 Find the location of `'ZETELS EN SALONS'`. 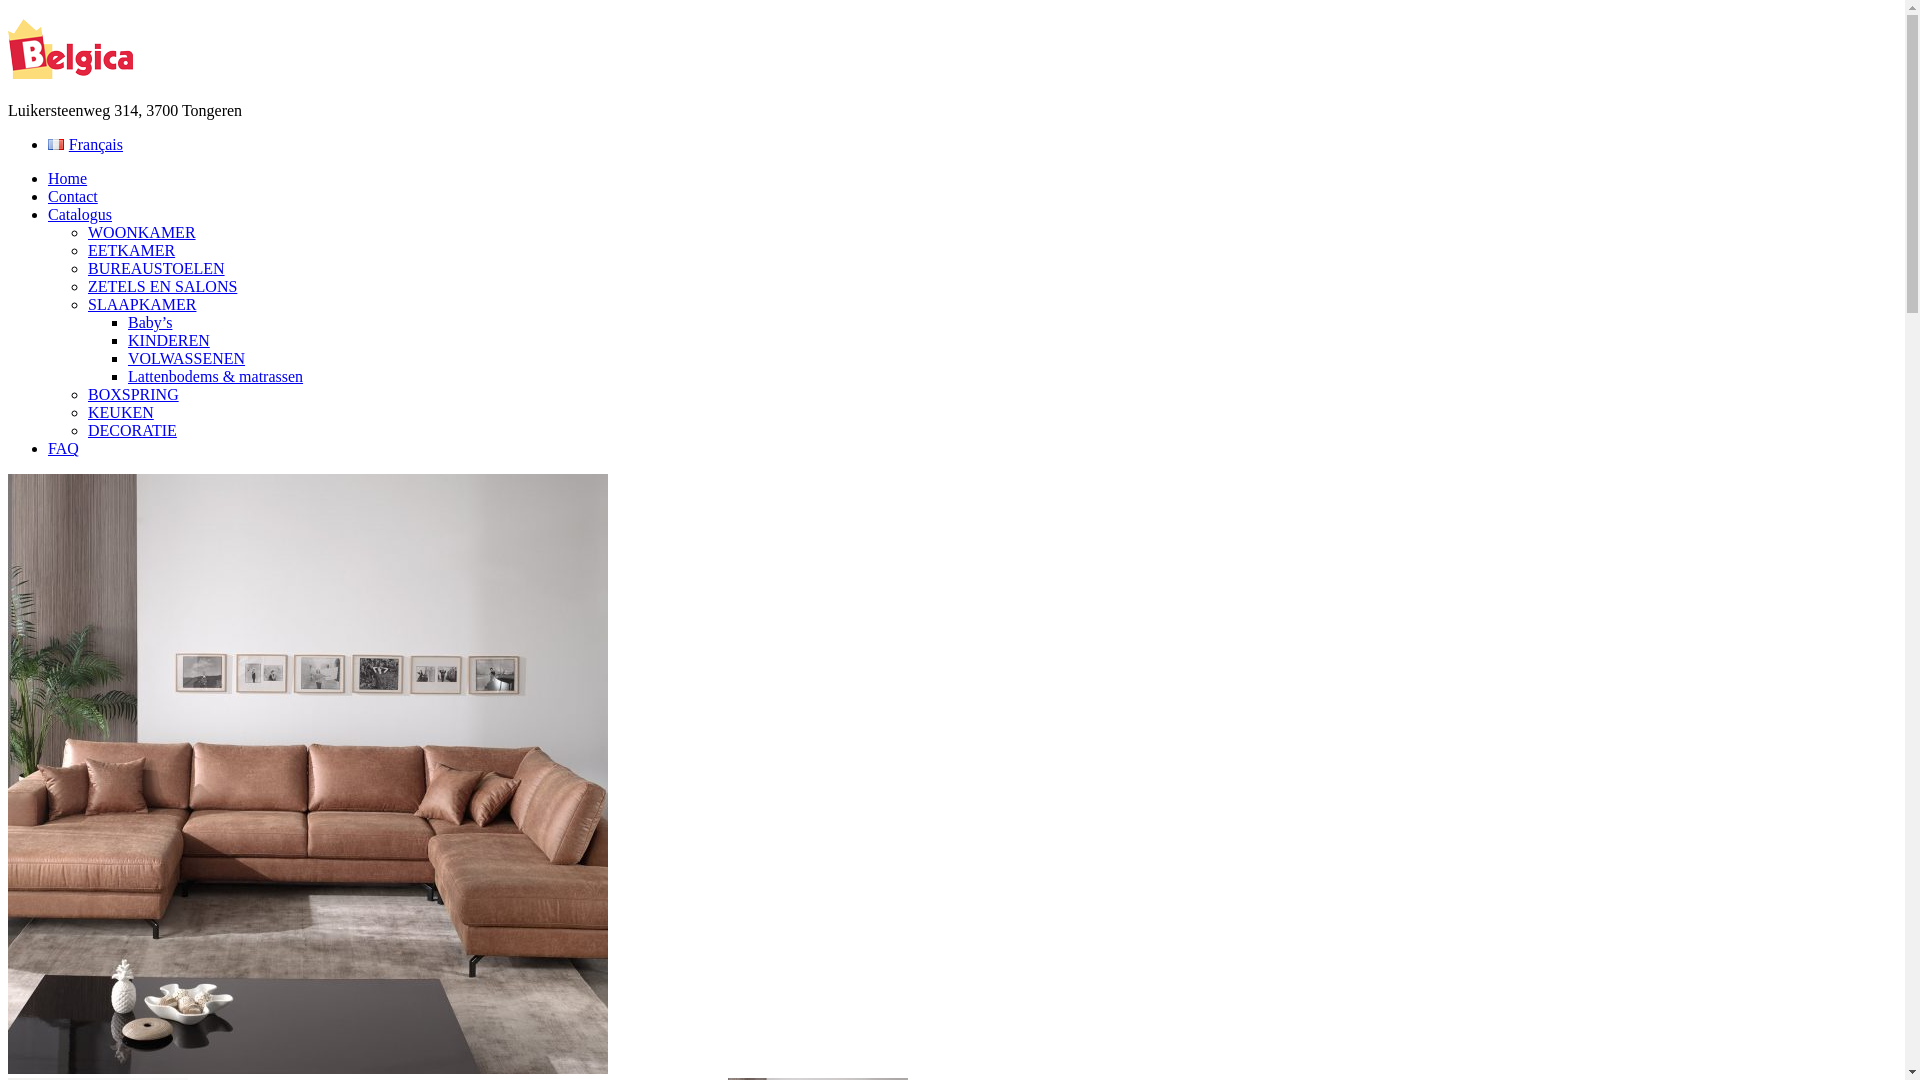

'ZETELS EN SALONS' is located at coordinates (162, 286).